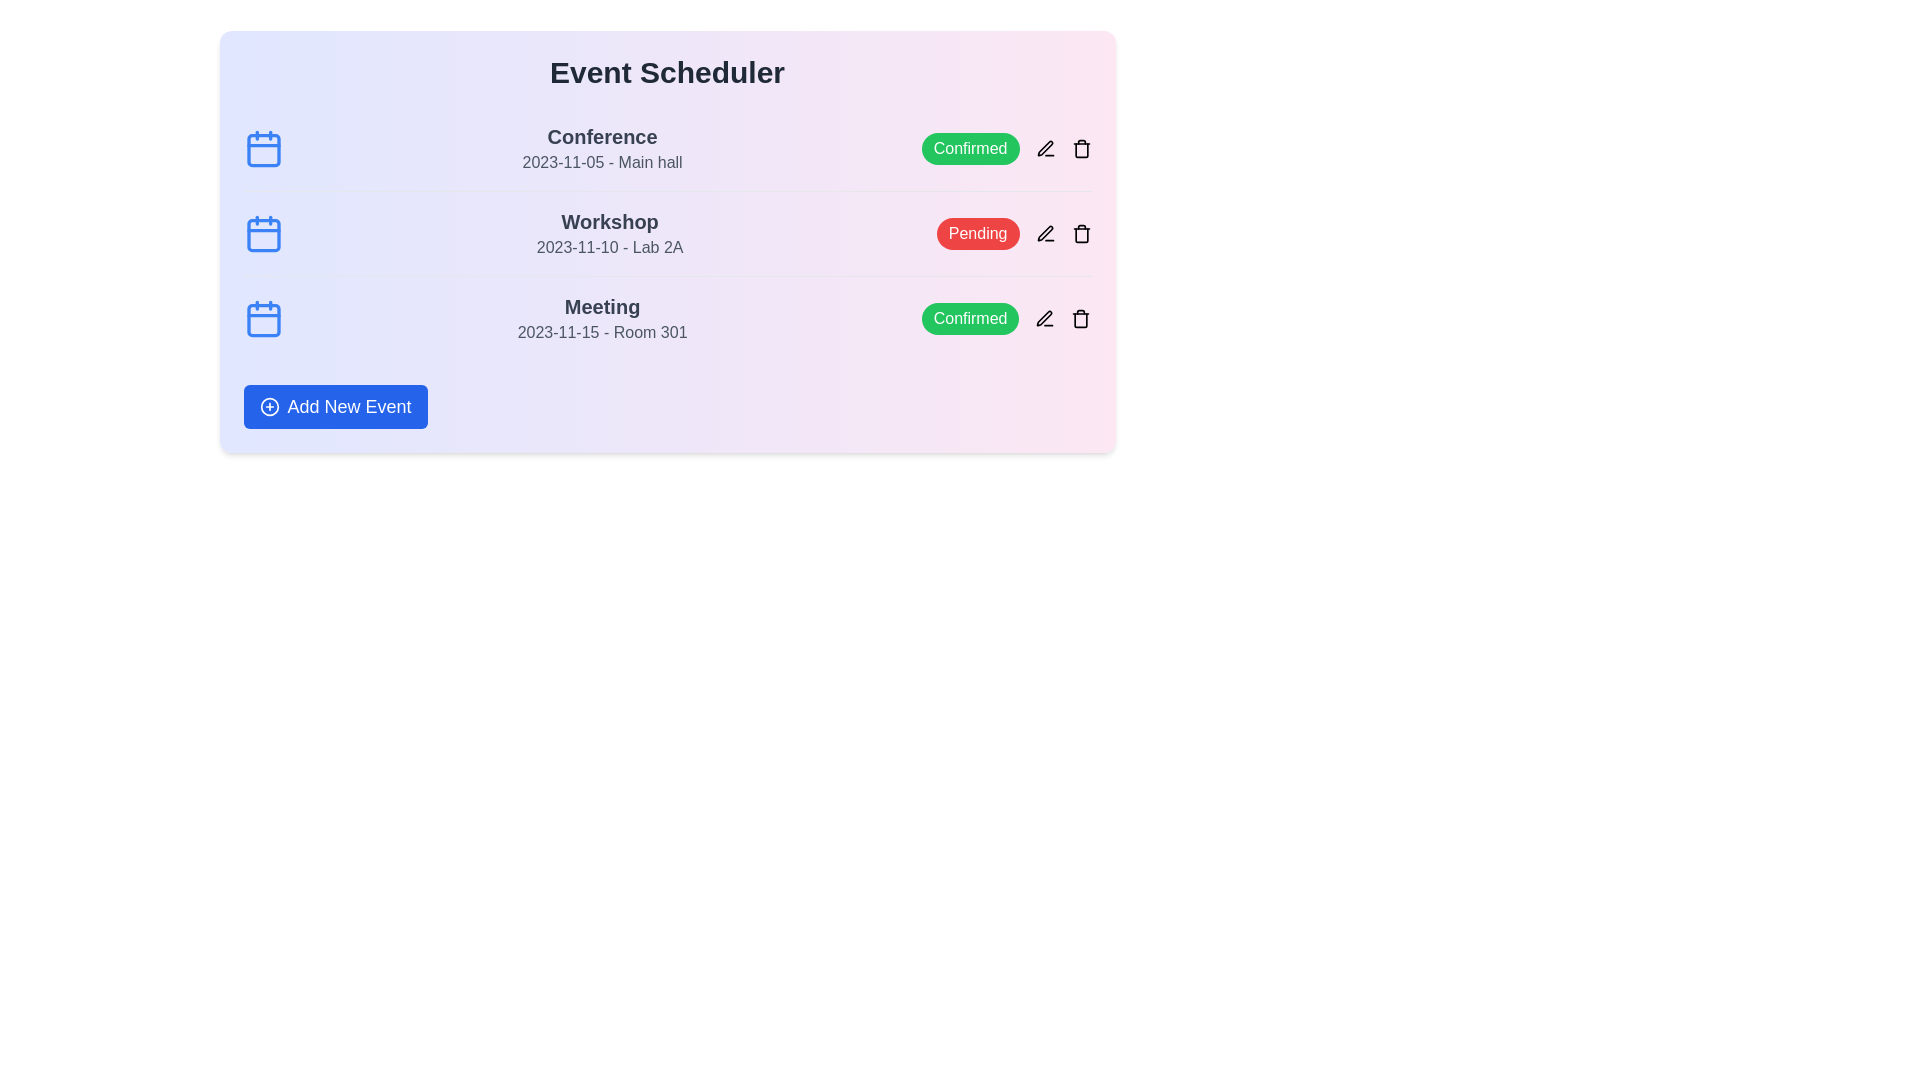  What do you see at coordinates (262, 319) in the screenshot?
I see `the calendar icon representing the date of the event, located on the left side of the third entry` at bounding box center [262, 319].